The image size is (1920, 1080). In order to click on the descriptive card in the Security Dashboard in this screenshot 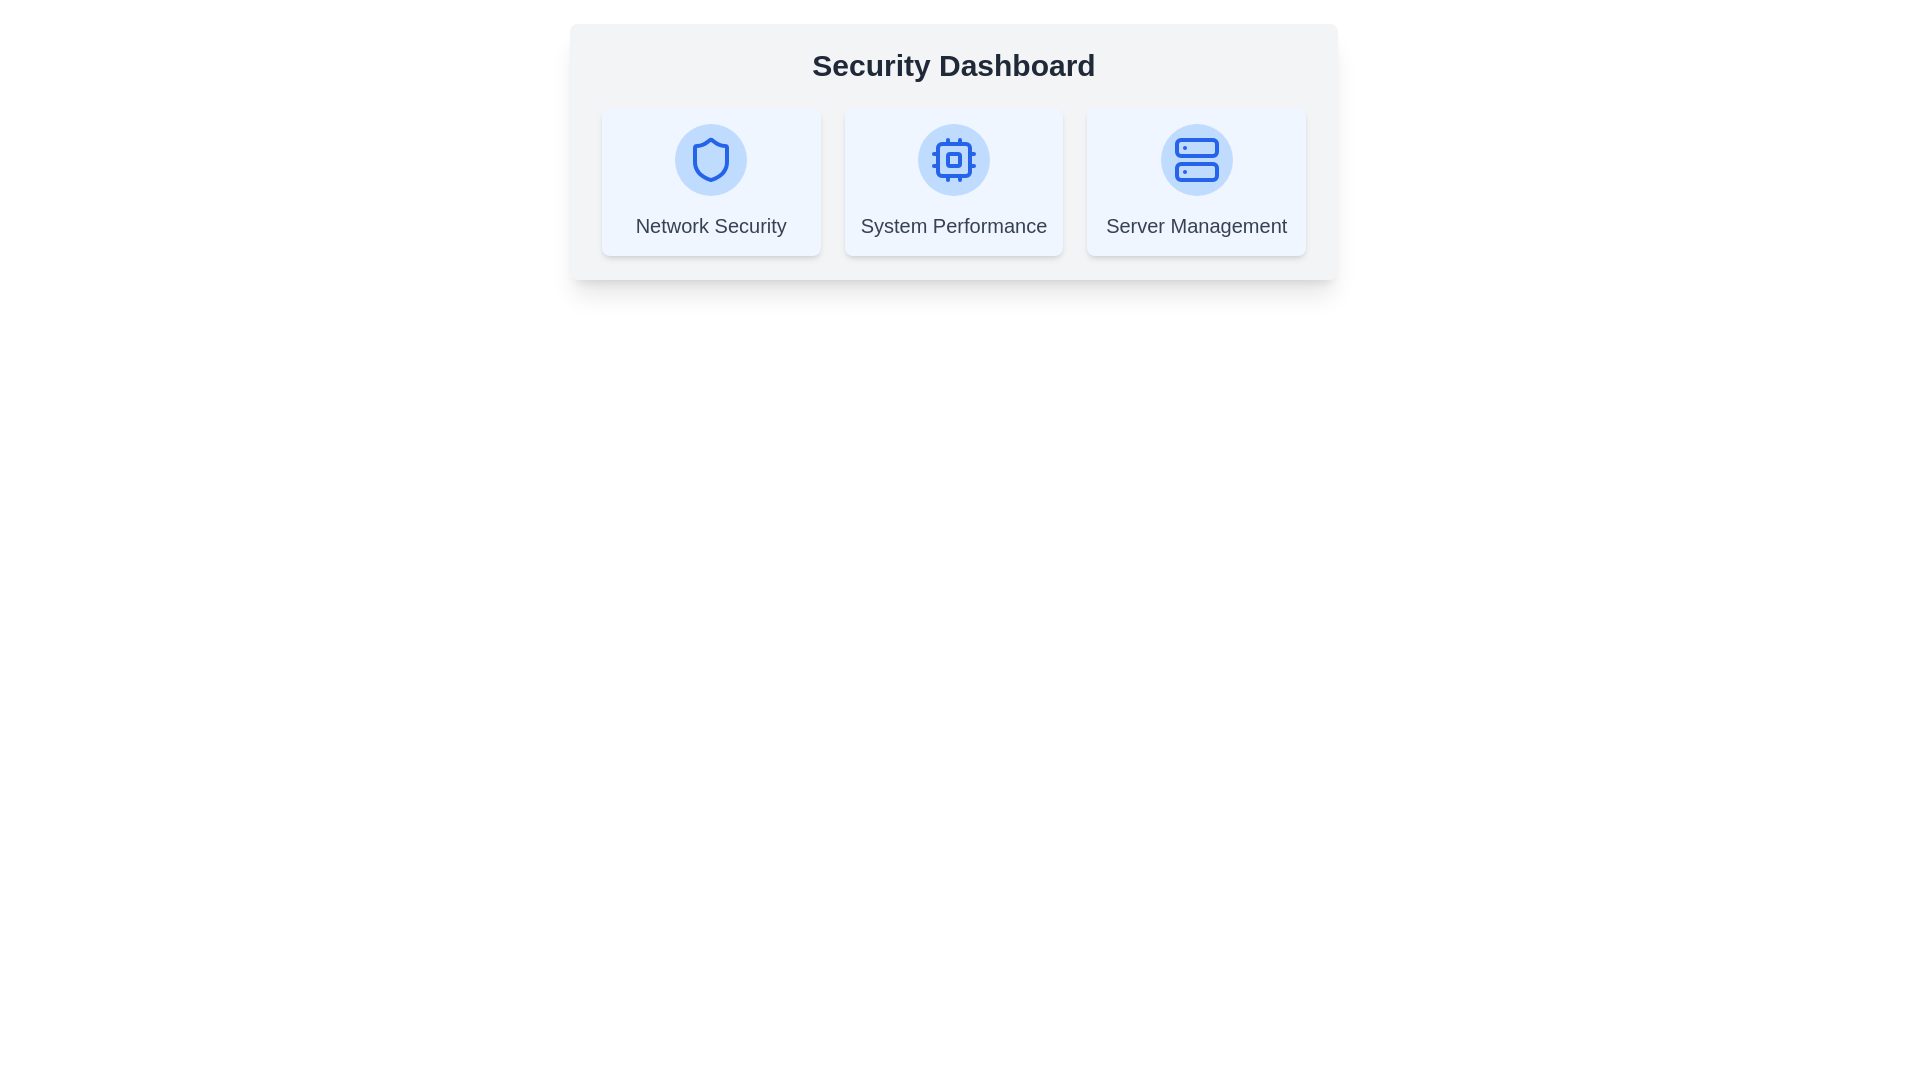, I will do `click(953, 181)`.